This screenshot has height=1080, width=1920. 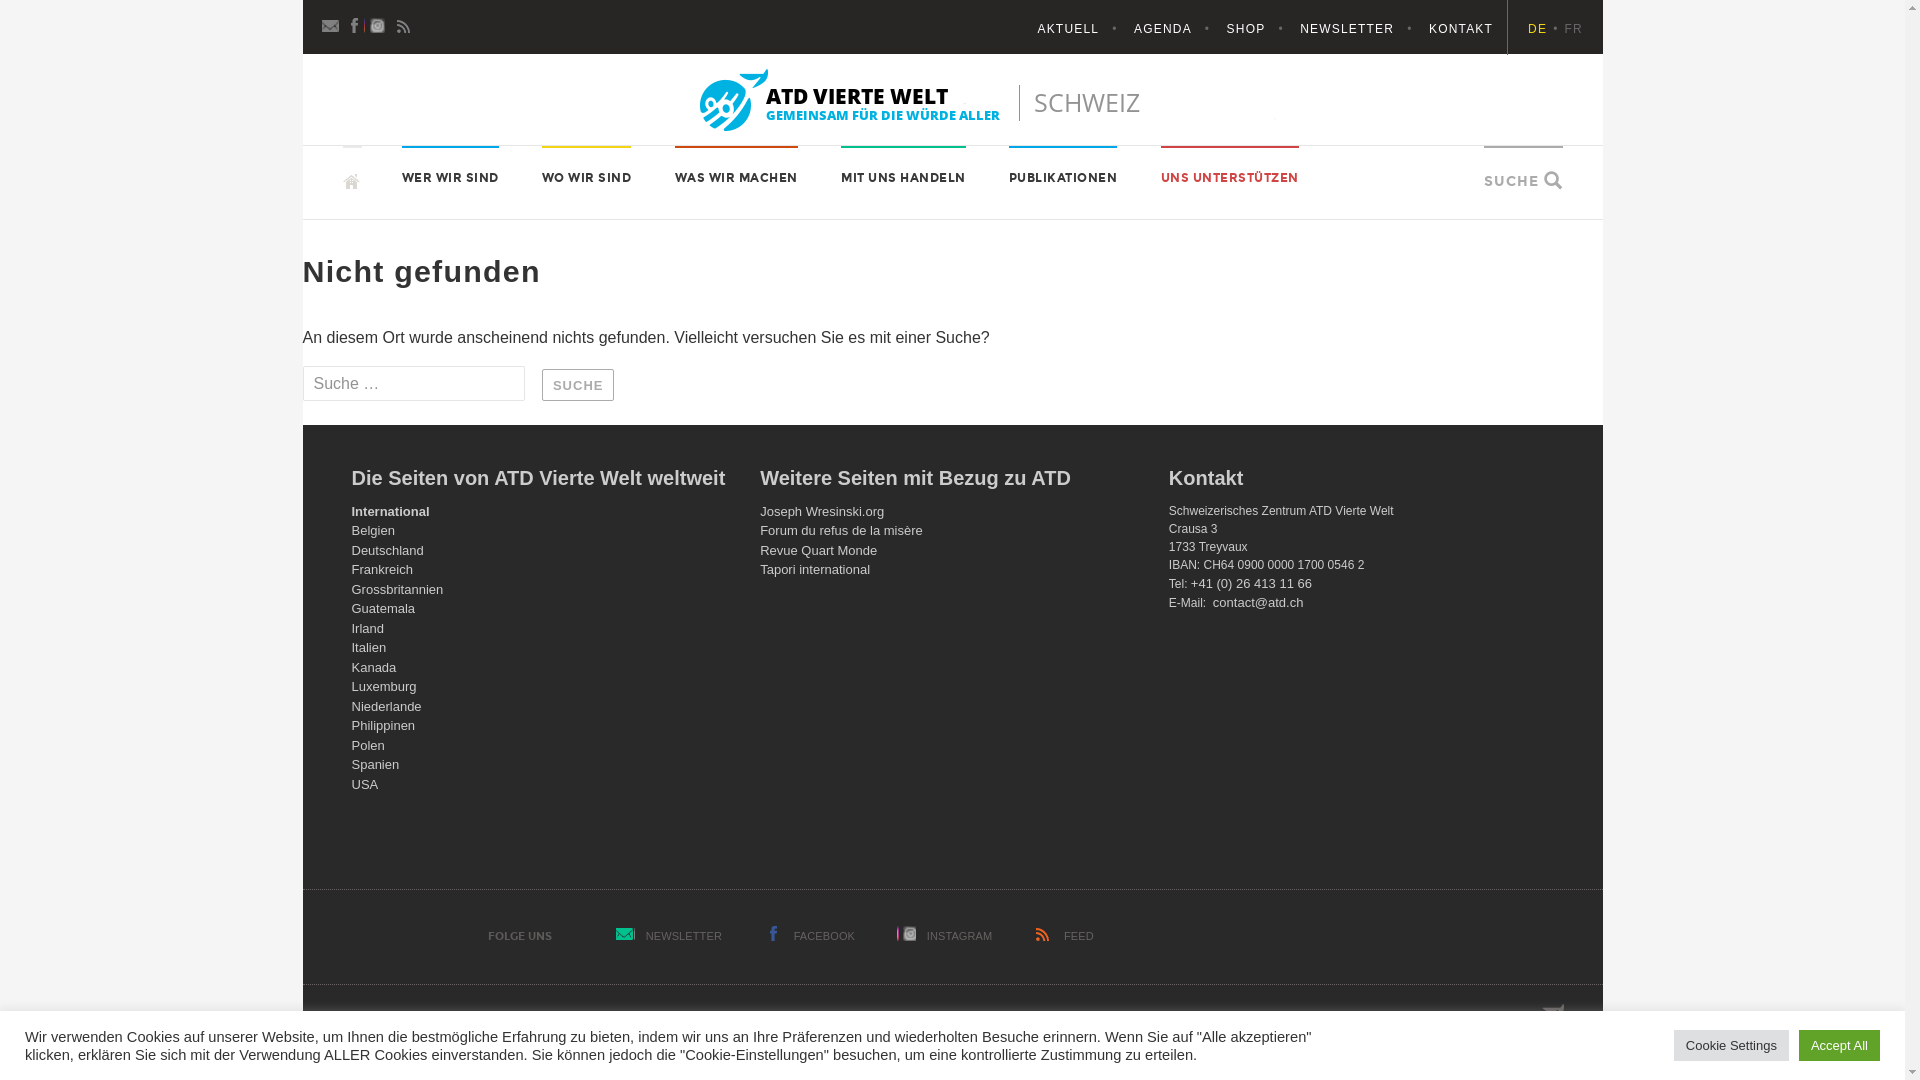 What do you see at coordinates (351, 667) in the screenshot?
I see `'Kanada'` at bounding box center [351, 667].